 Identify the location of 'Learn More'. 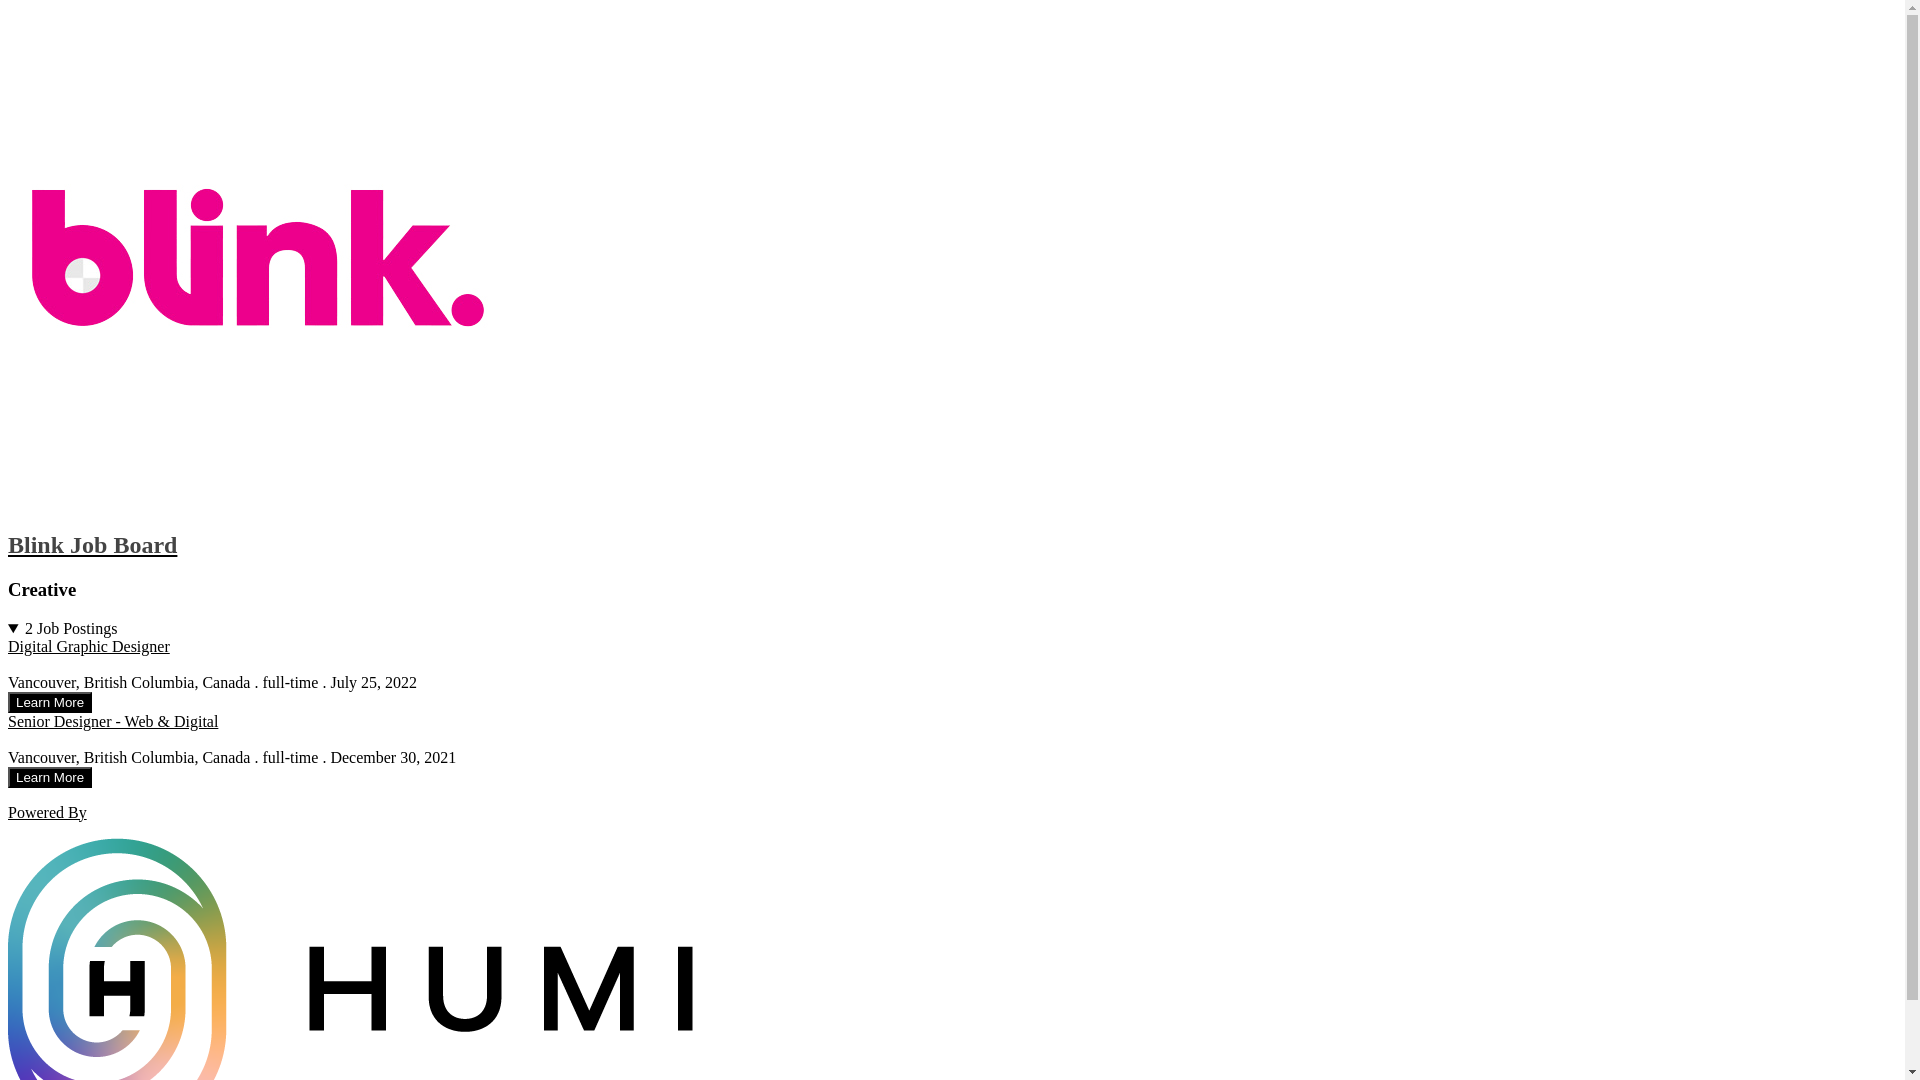
(49, 775).